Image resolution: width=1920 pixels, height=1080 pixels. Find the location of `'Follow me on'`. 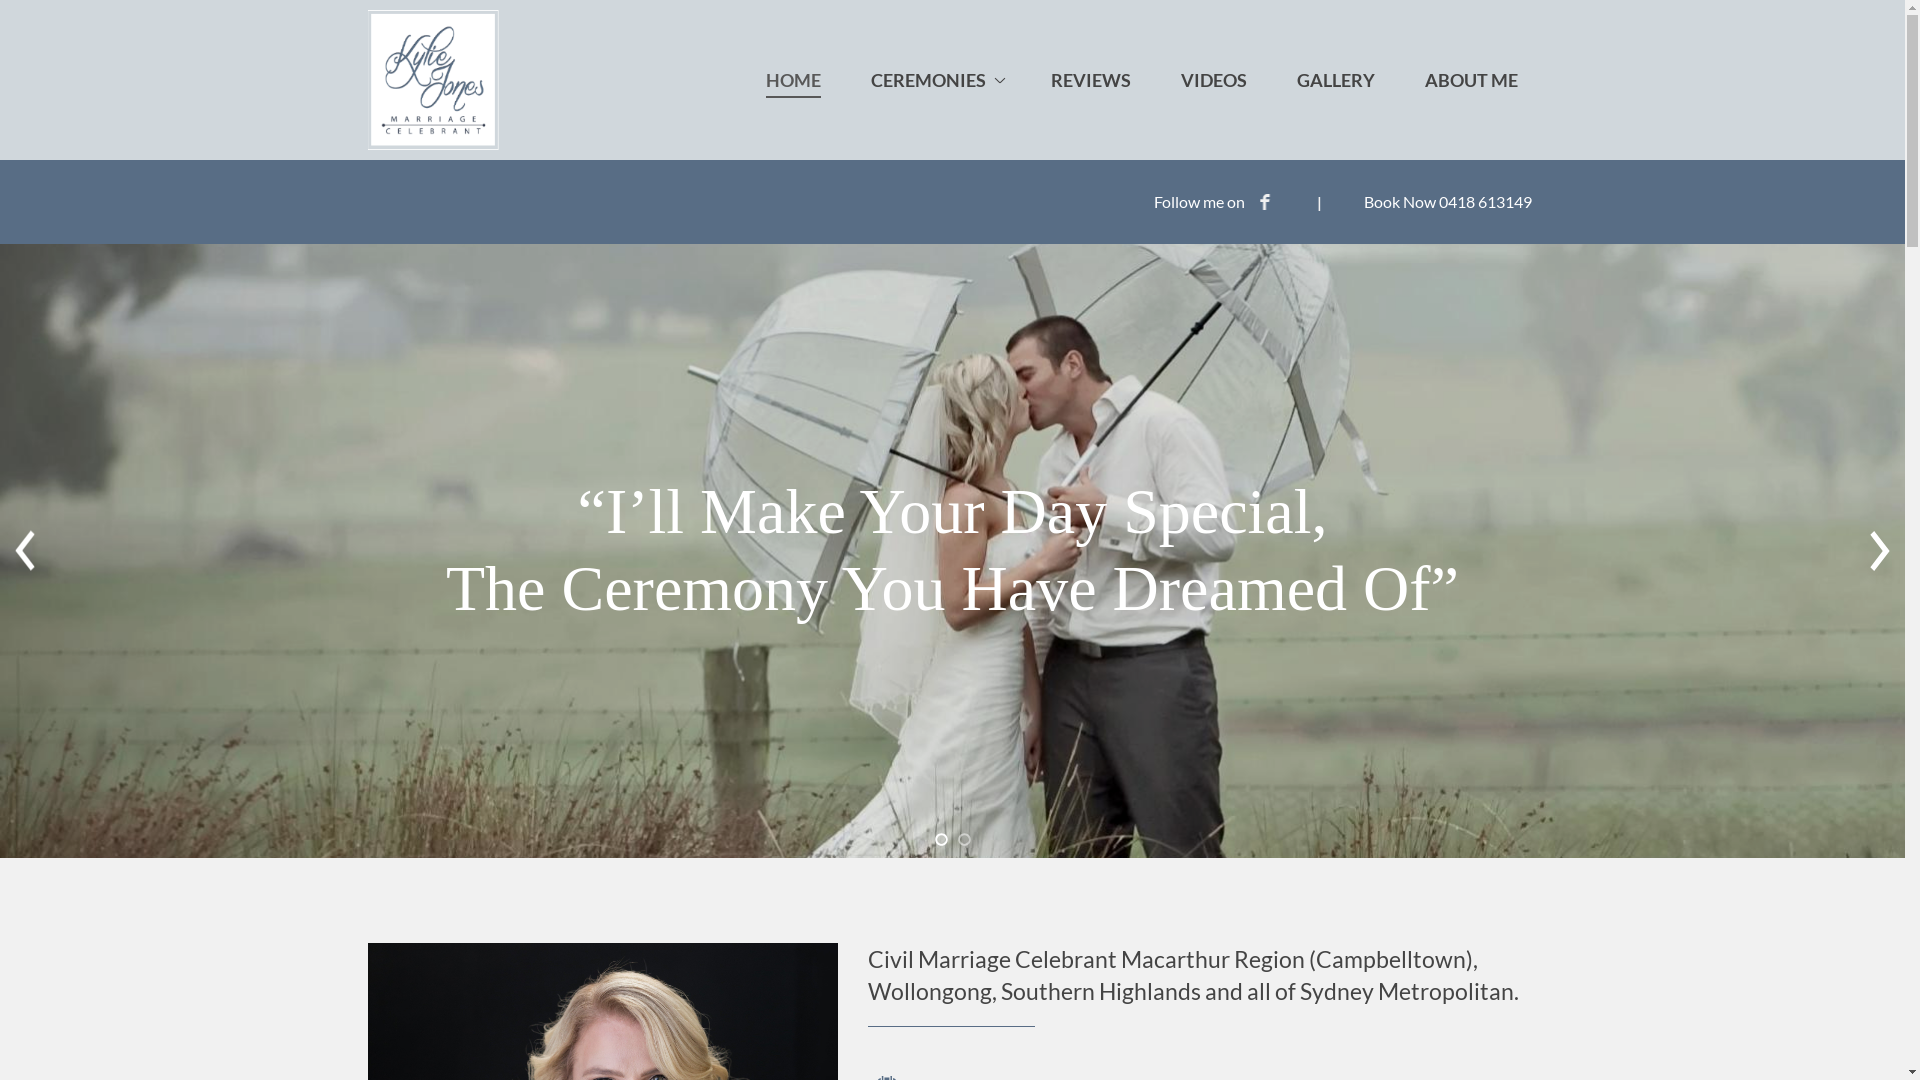

'Follow me on' is located at coordinates (1213, 201).